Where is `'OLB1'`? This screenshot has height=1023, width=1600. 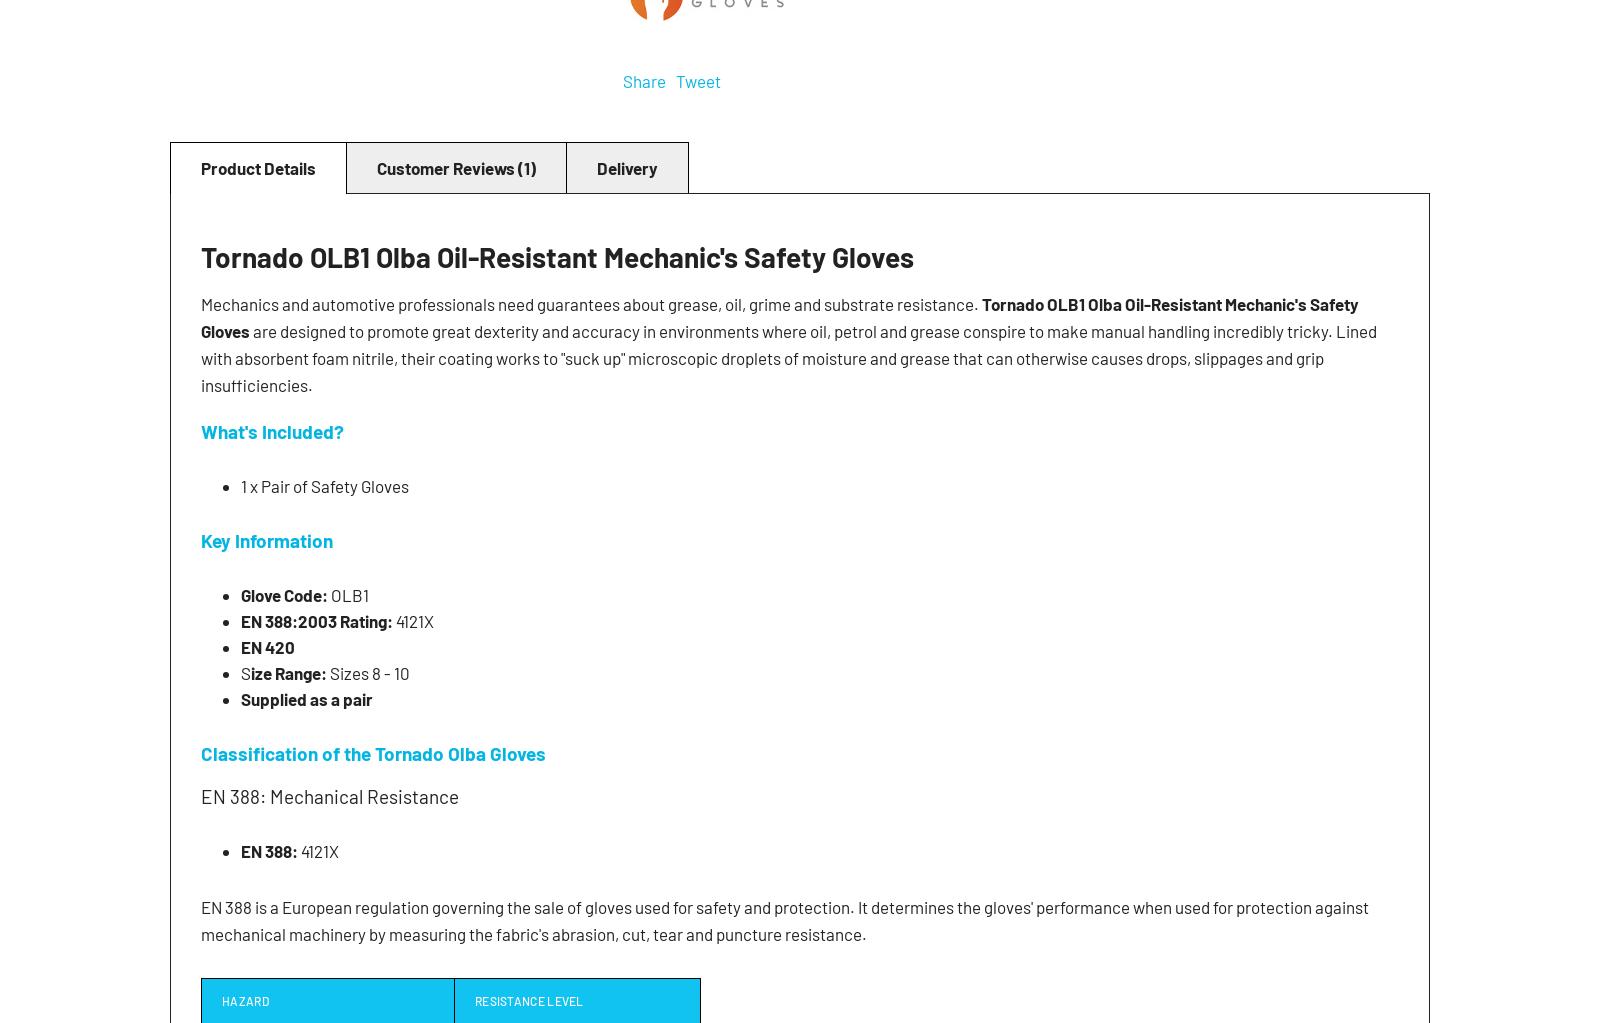
'OLB1' is located at coordinates (350, 592).